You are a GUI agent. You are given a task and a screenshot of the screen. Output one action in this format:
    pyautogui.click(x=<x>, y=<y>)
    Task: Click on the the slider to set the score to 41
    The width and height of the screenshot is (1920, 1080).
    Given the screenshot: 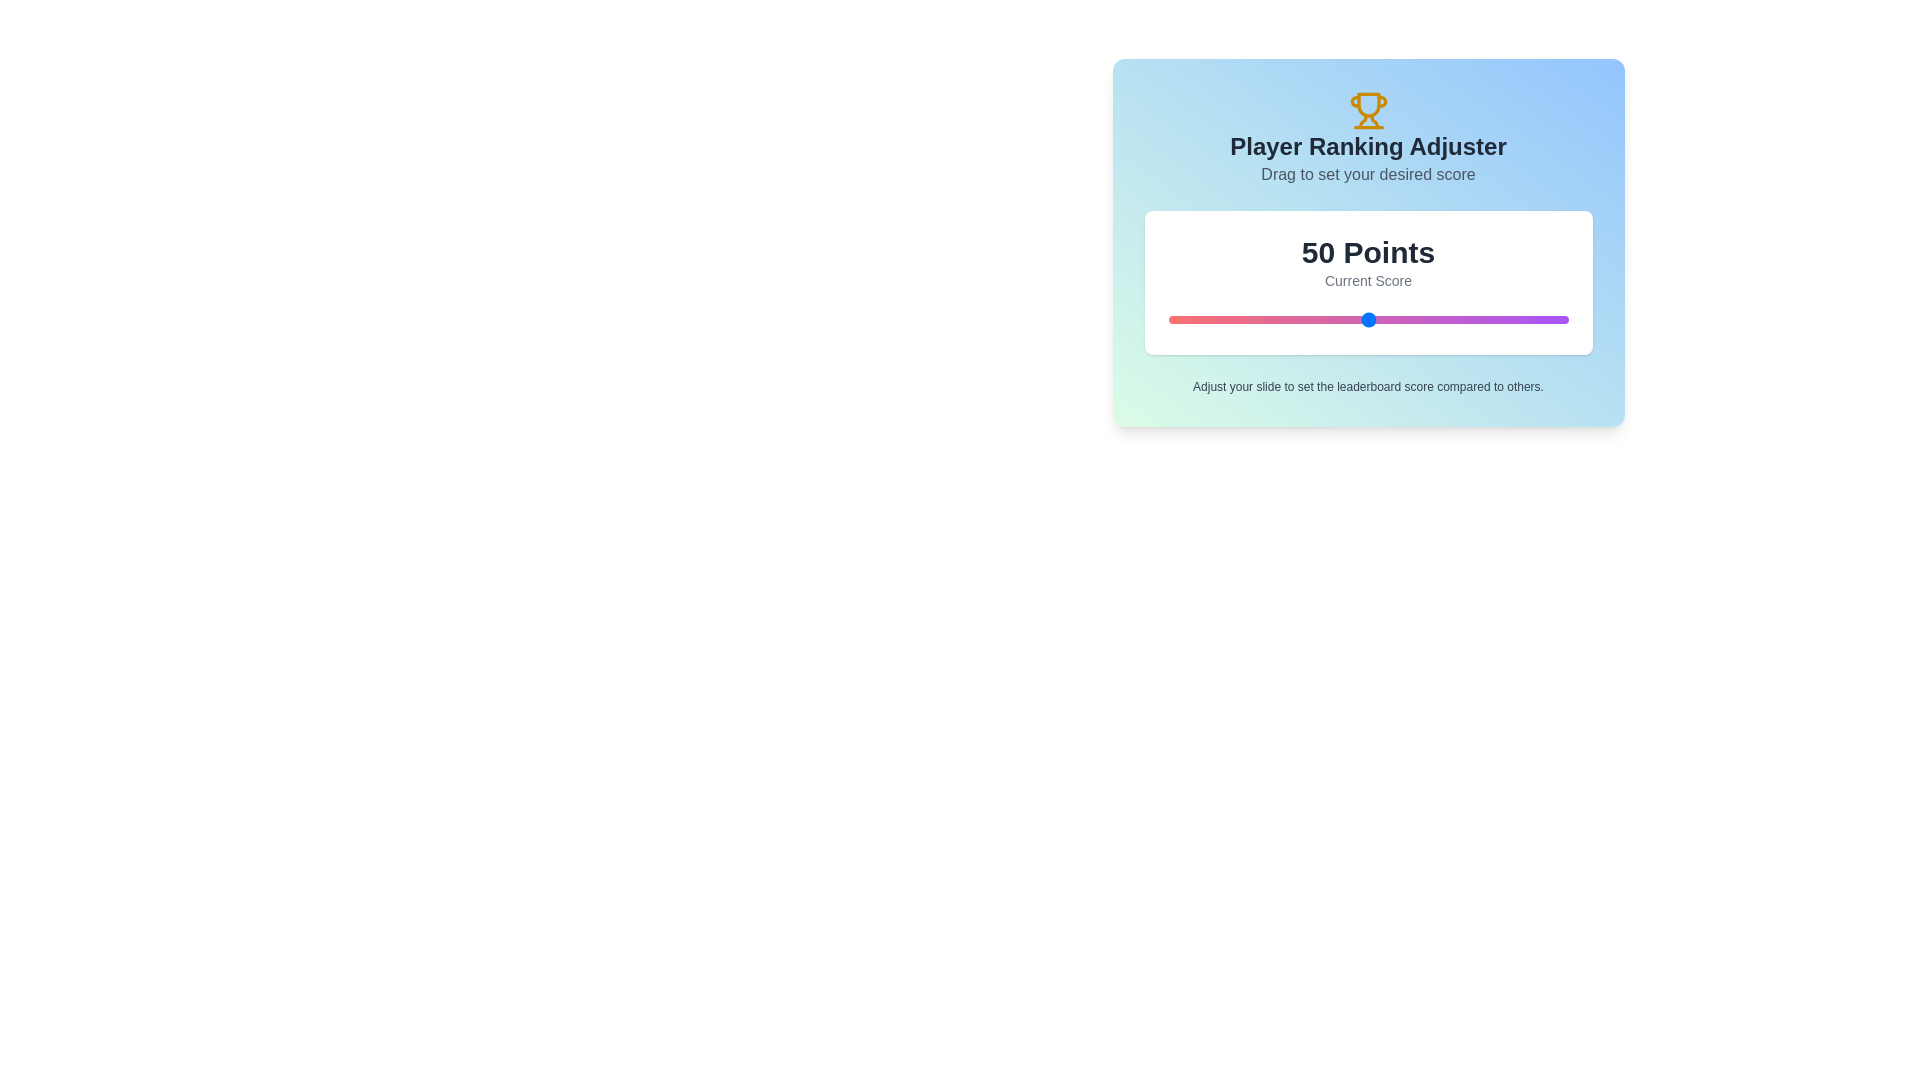 What is the action you would take?
    pyautogui.click(x=1332, y=319)
    